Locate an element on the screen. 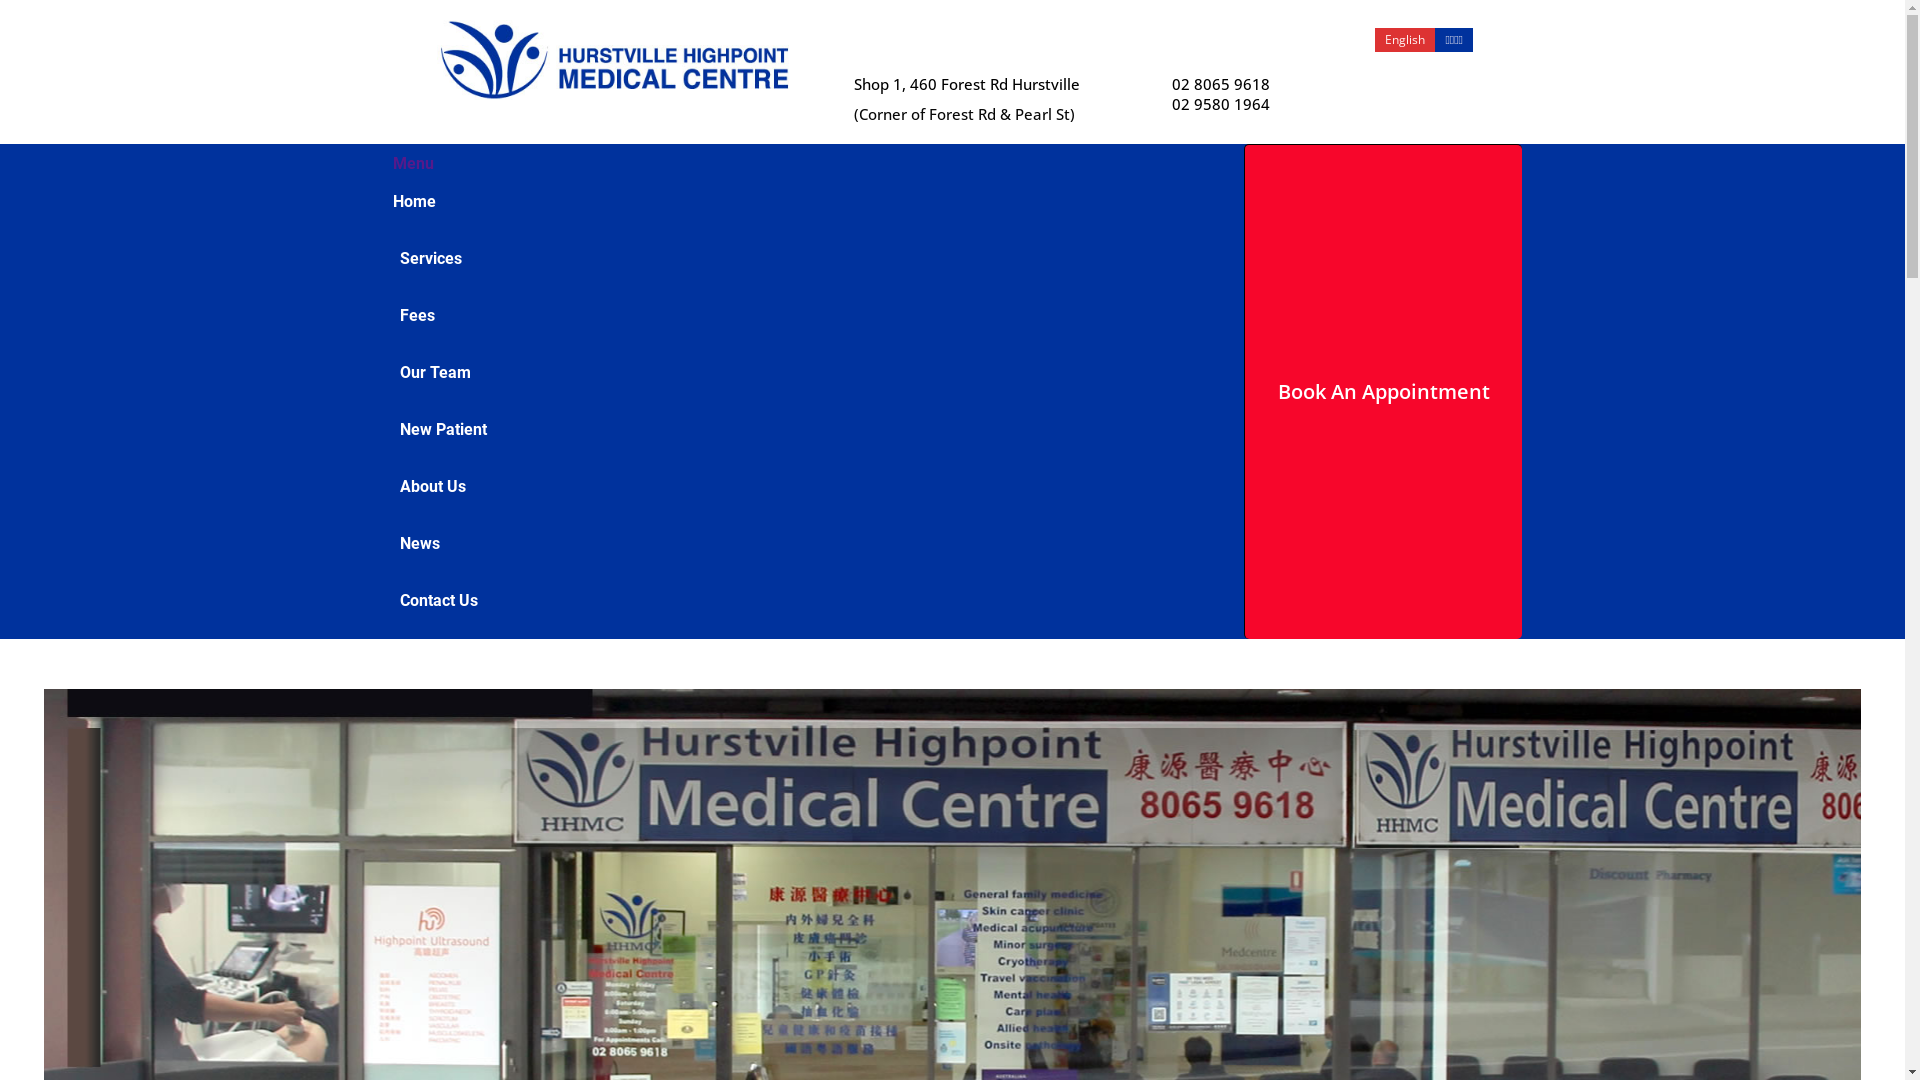  'Menu' is located at coordinates (411, 162).